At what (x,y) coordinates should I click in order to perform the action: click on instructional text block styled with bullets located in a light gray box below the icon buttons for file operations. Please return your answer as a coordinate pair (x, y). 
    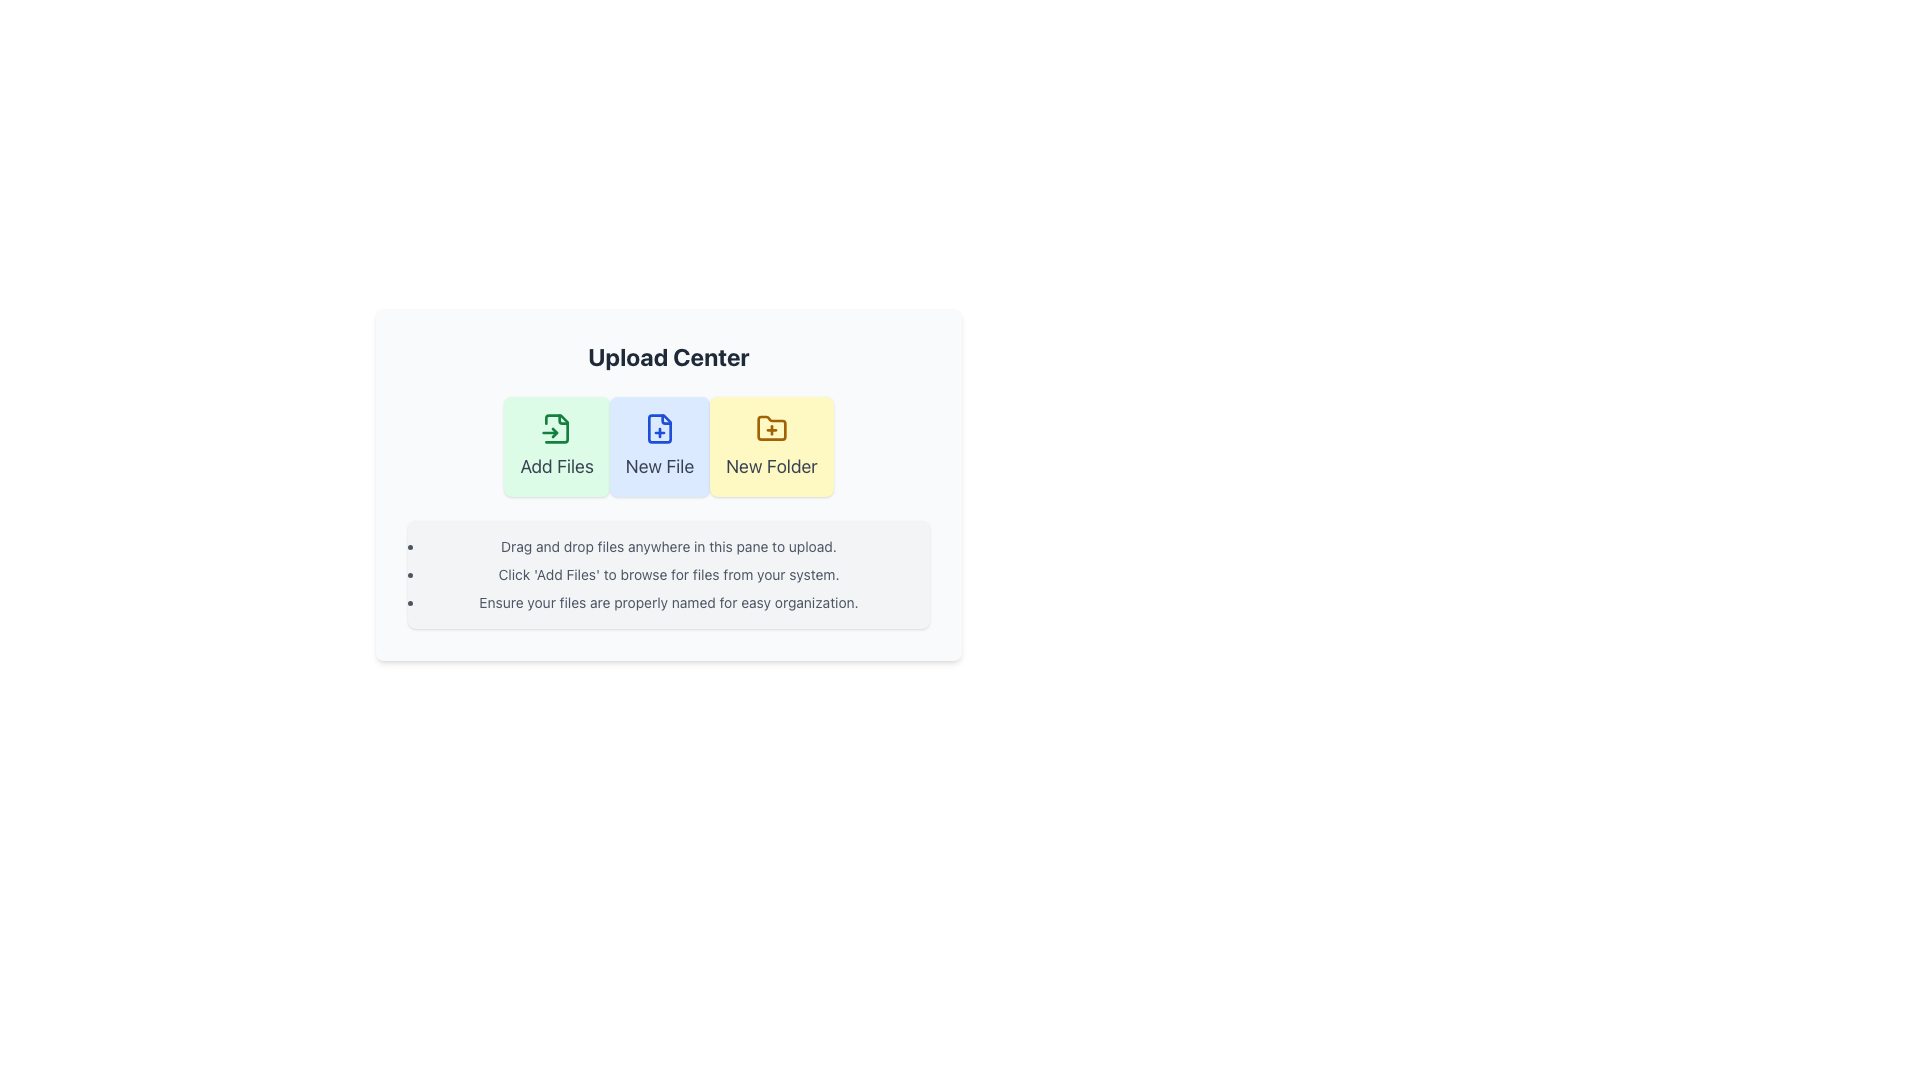
    Looking at the image, I should click on (668, 574).